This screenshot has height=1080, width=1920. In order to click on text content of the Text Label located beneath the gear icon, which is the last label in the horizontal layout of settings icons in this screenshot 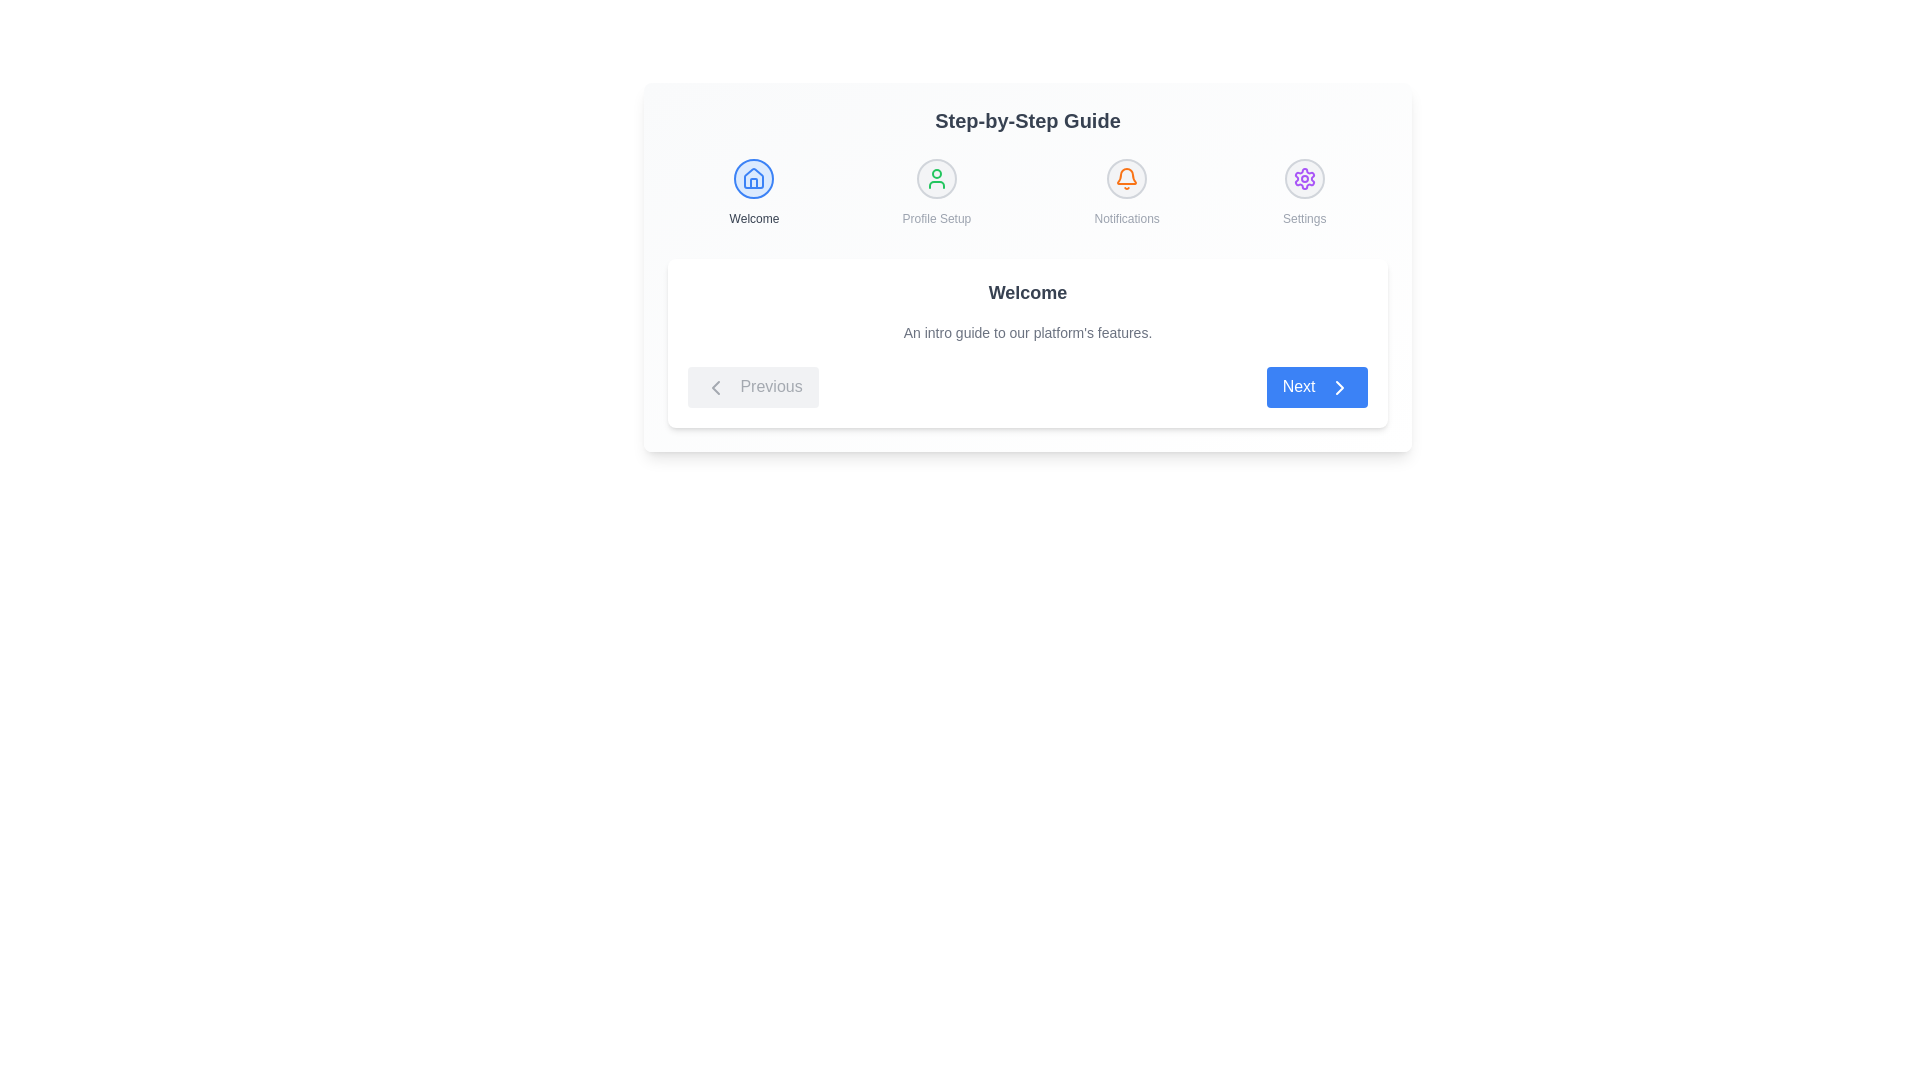, I will do `click(1304, 219)`.